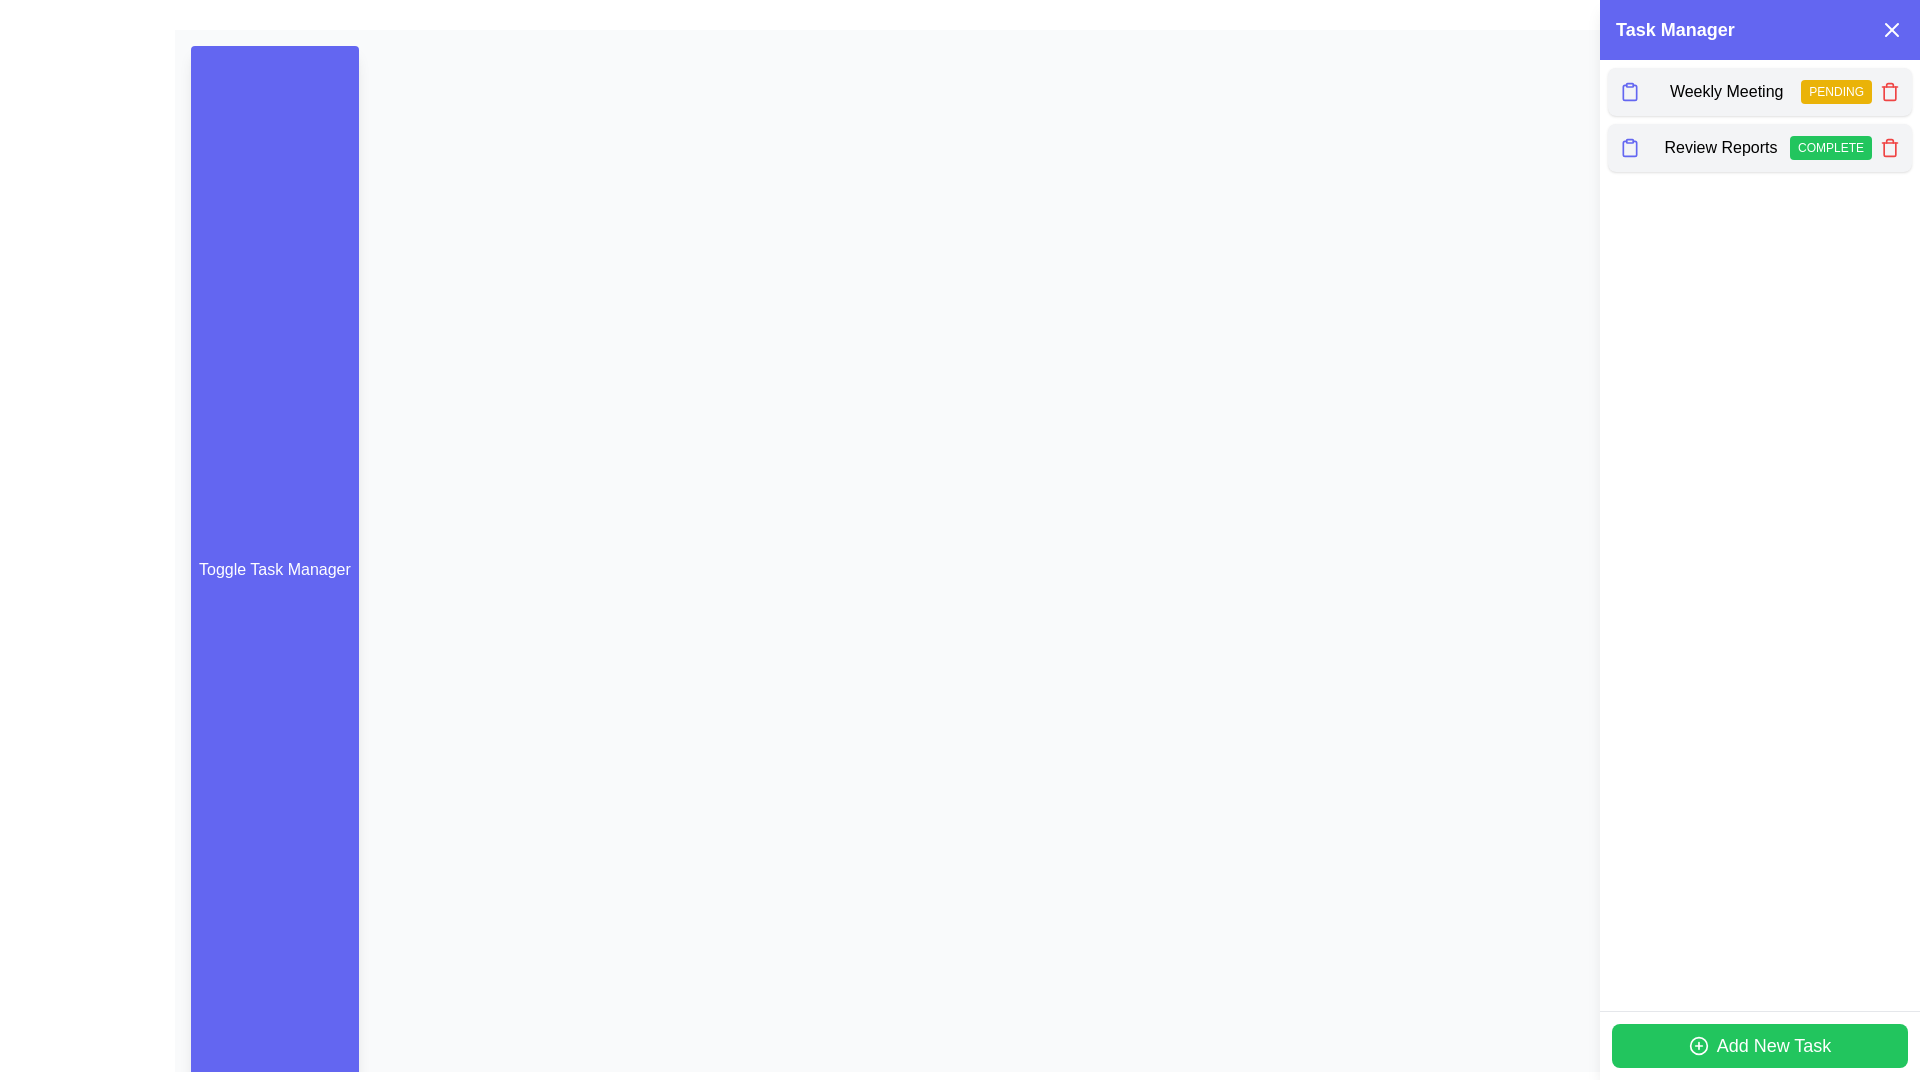  Describe the element at coordinates (1719, 146) in the screenshot. I see `the 'Review Reports' text label located in the second entry of the task list in the 'Task Manager' panel, positioned between the clipboard icon and the green 'Complete' status badge` at that location.